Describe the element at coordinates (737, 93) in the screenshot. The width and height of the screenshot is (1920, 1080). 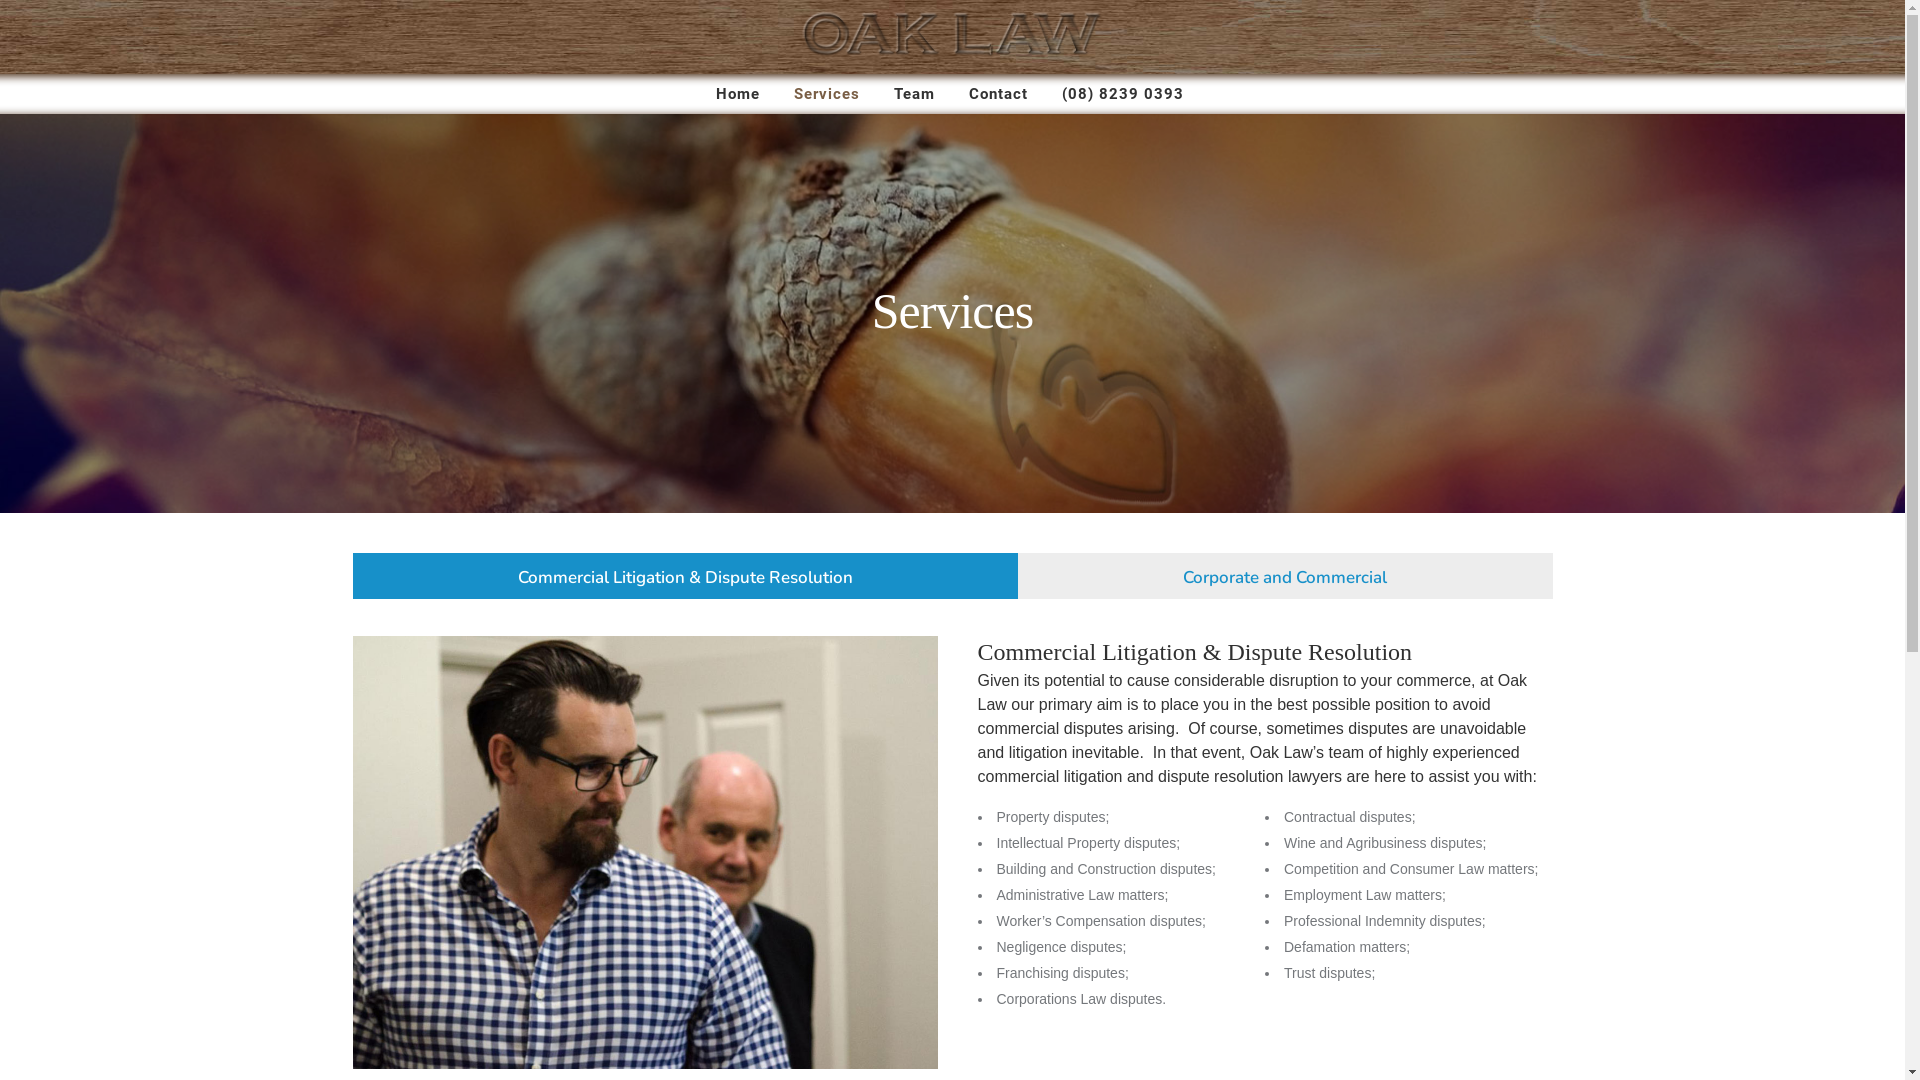
I see `'Home'` at that location.